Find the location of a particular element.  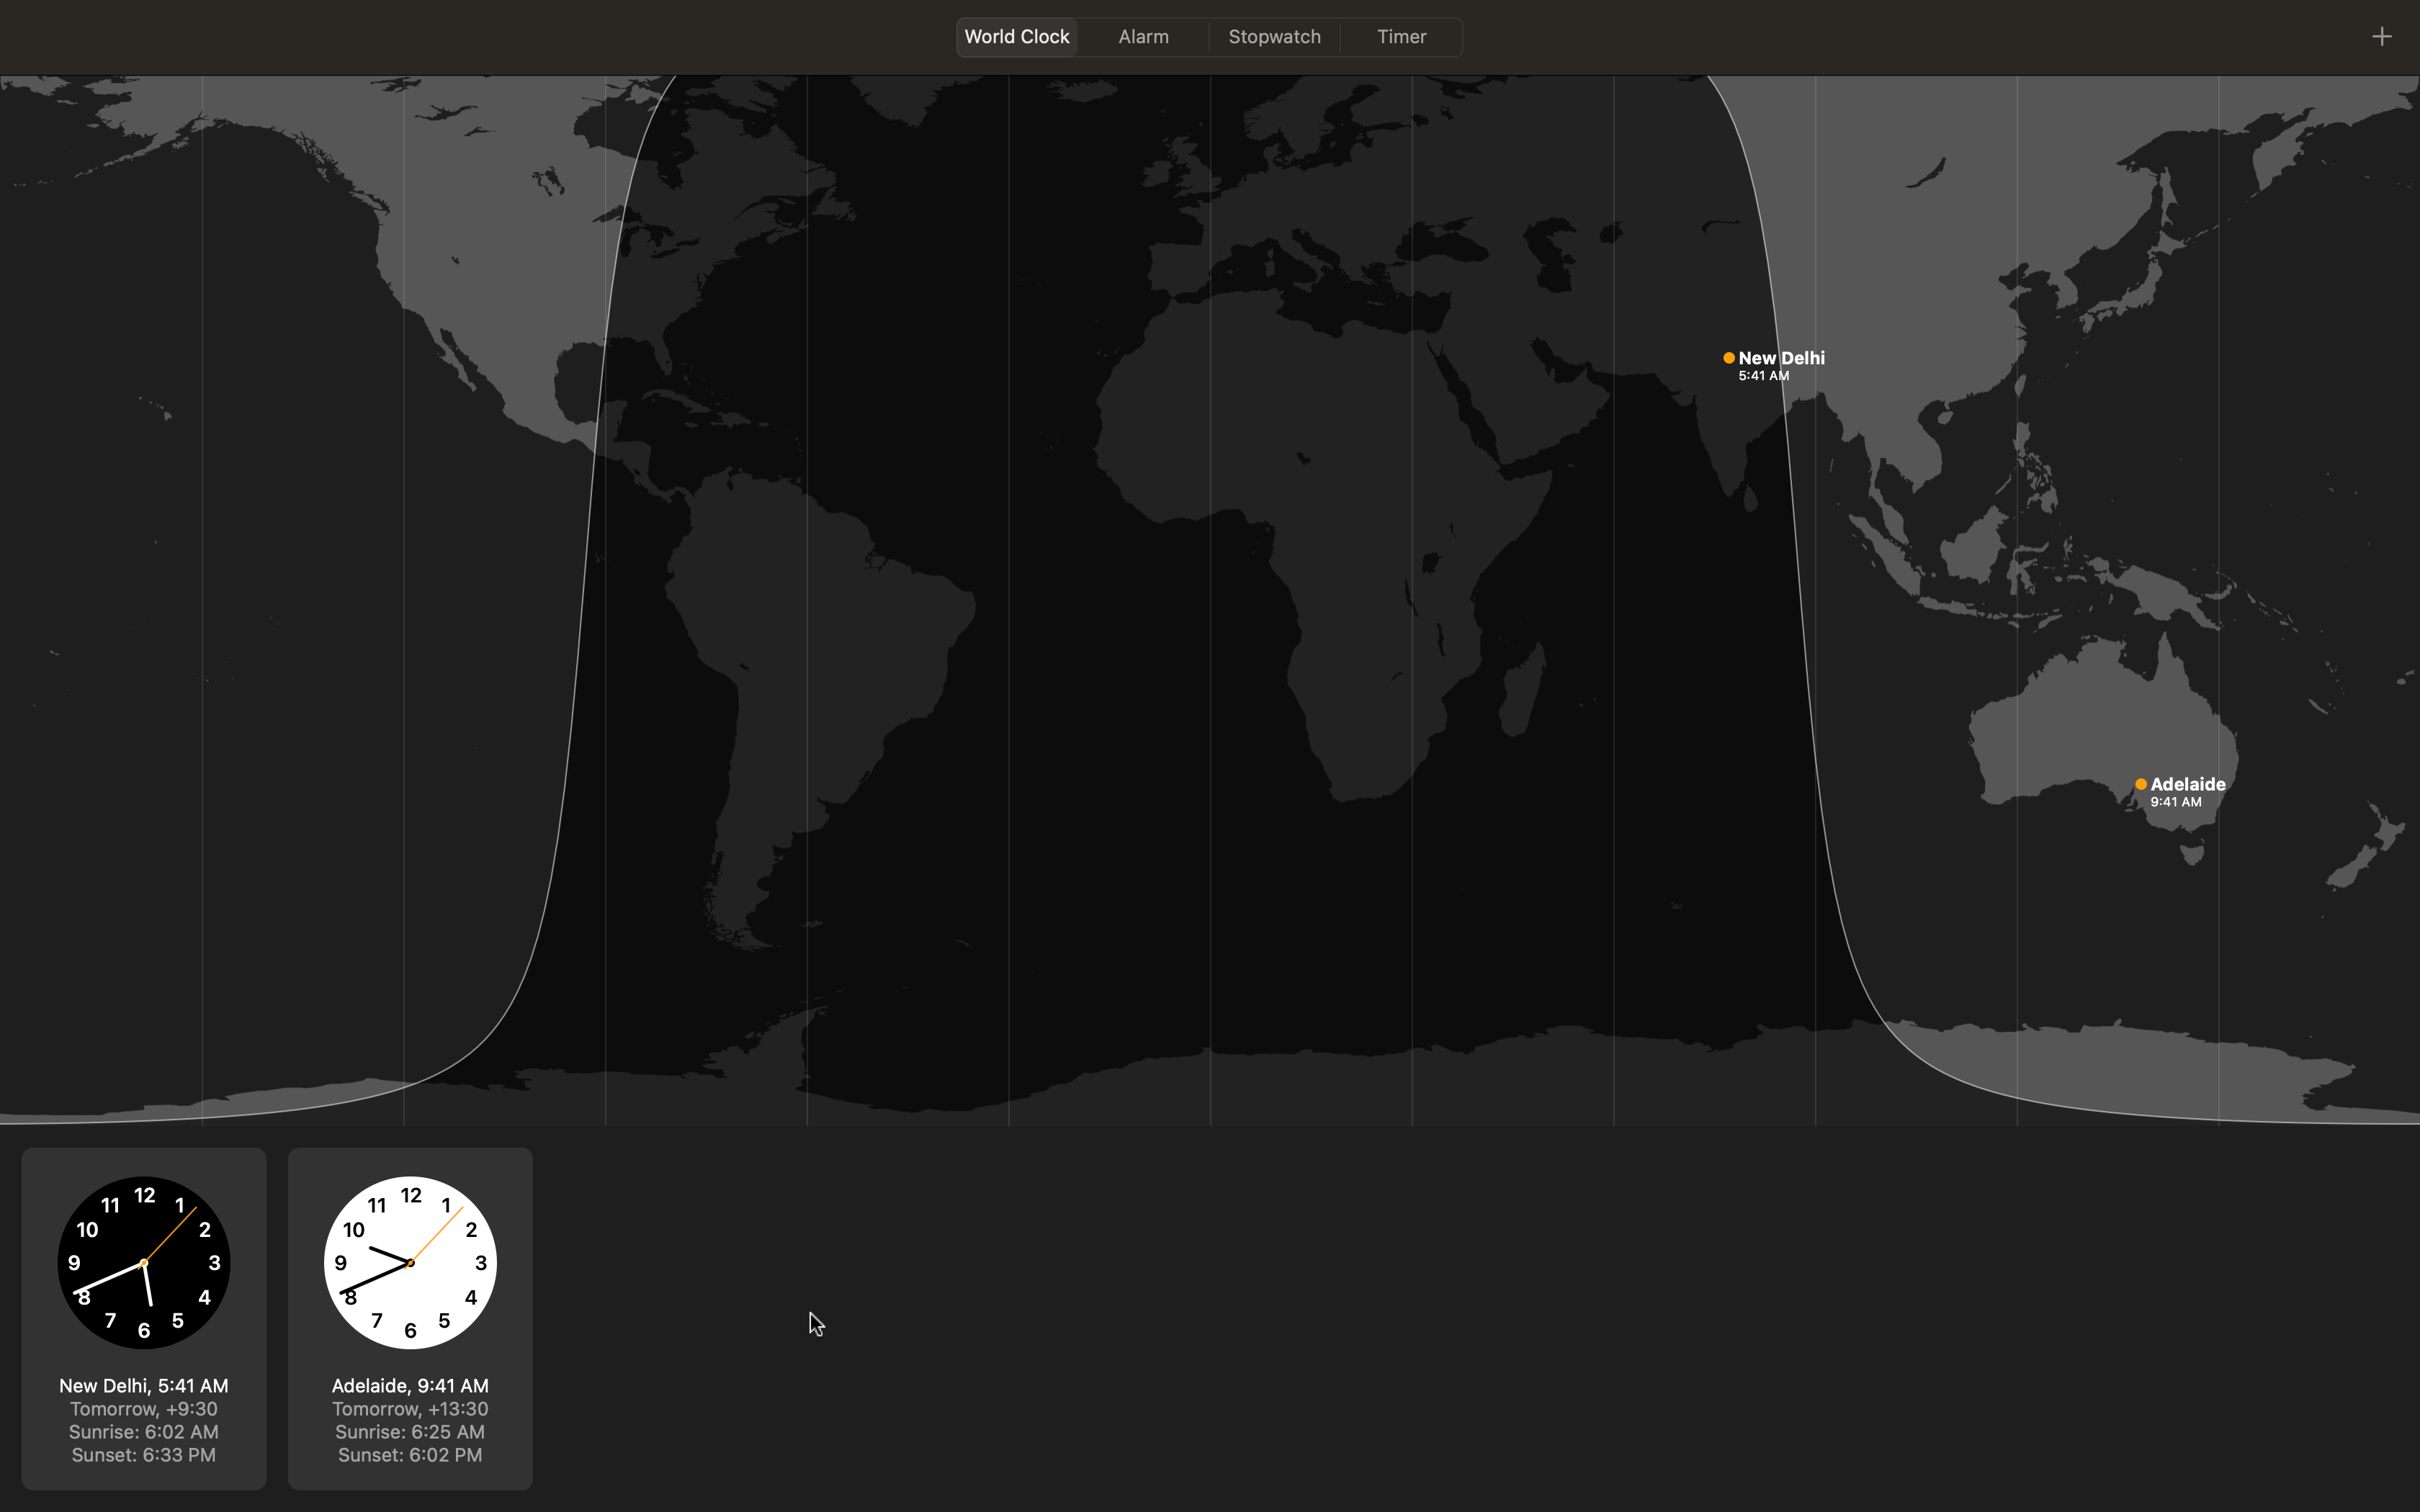

Switch to set alarm is located at coordinates (1142, 35).